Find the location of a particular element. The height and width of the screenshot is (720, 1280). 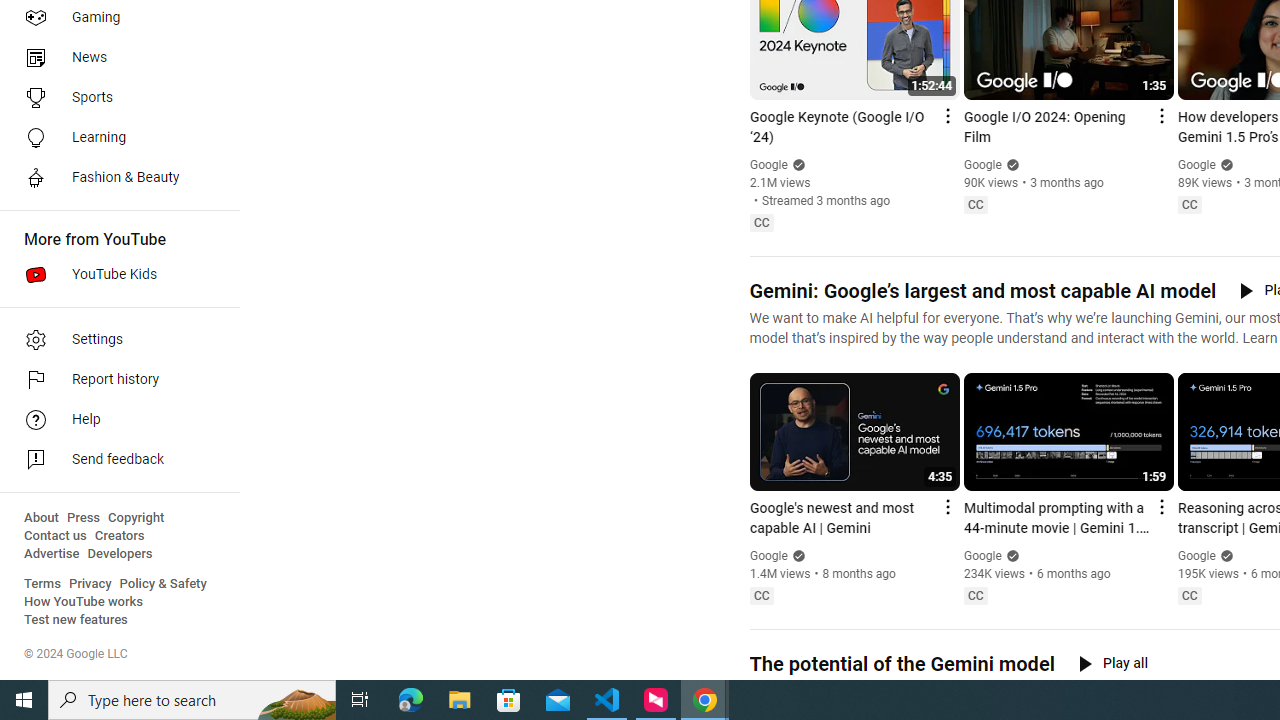

'Play all' is located at coordinates (1112, 663).